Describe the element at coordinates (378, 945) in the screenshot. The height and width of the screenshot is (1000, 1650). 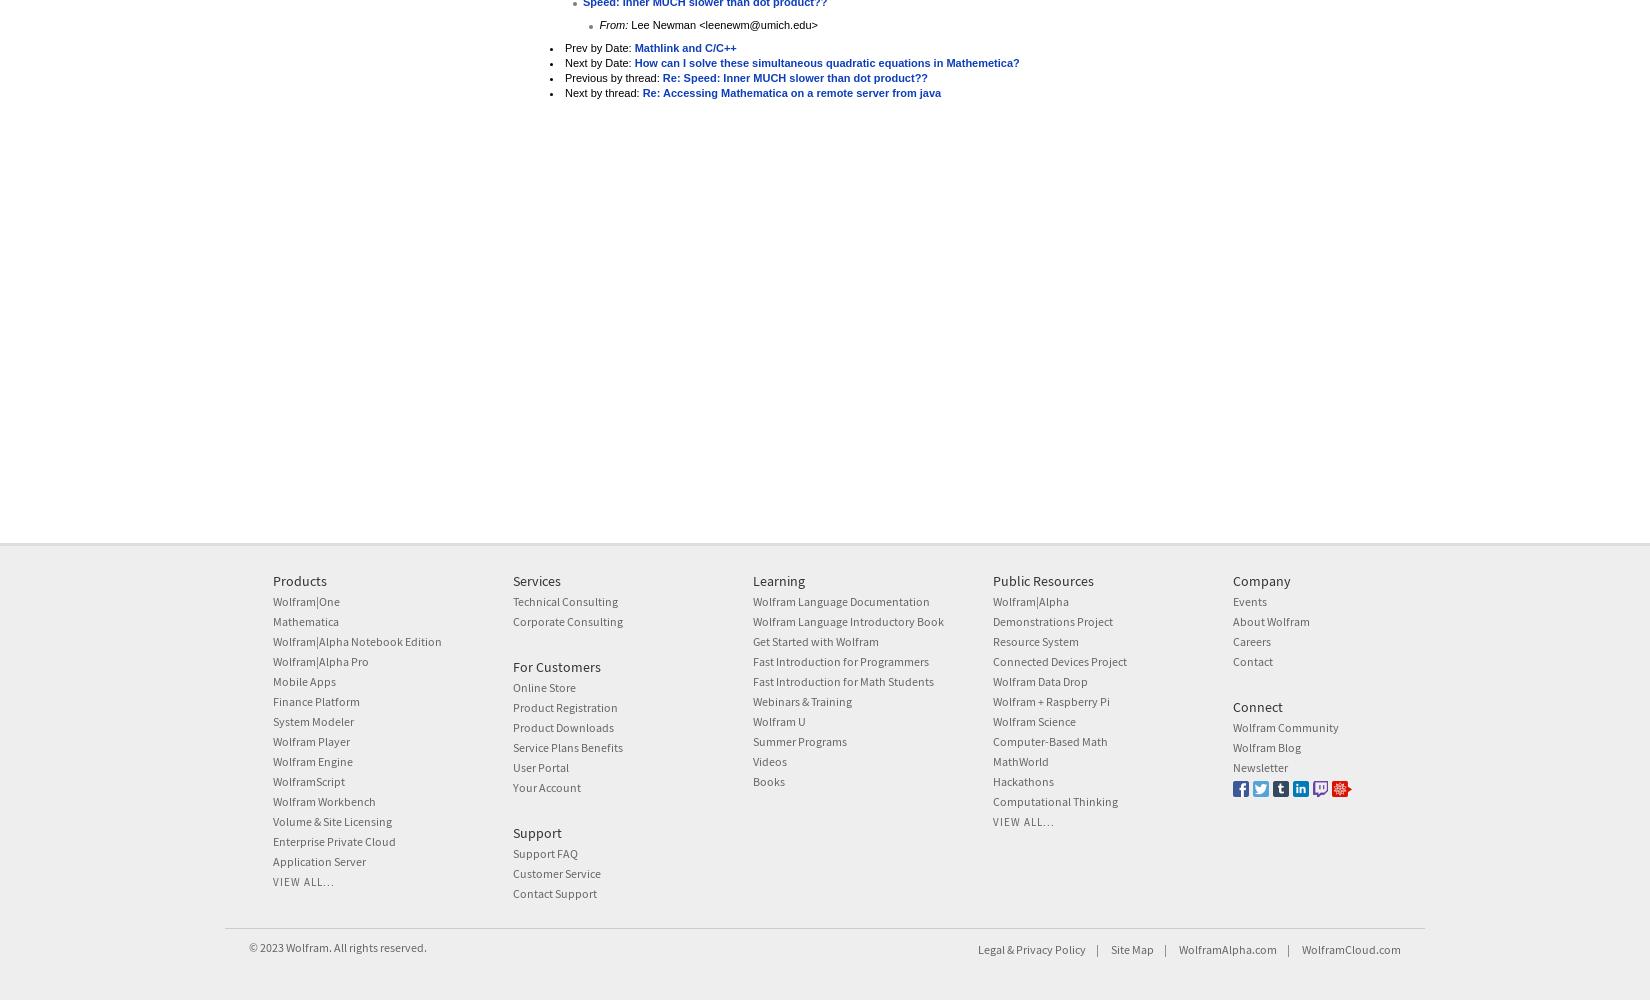
I see `'. All rights reserved.'` at that location.